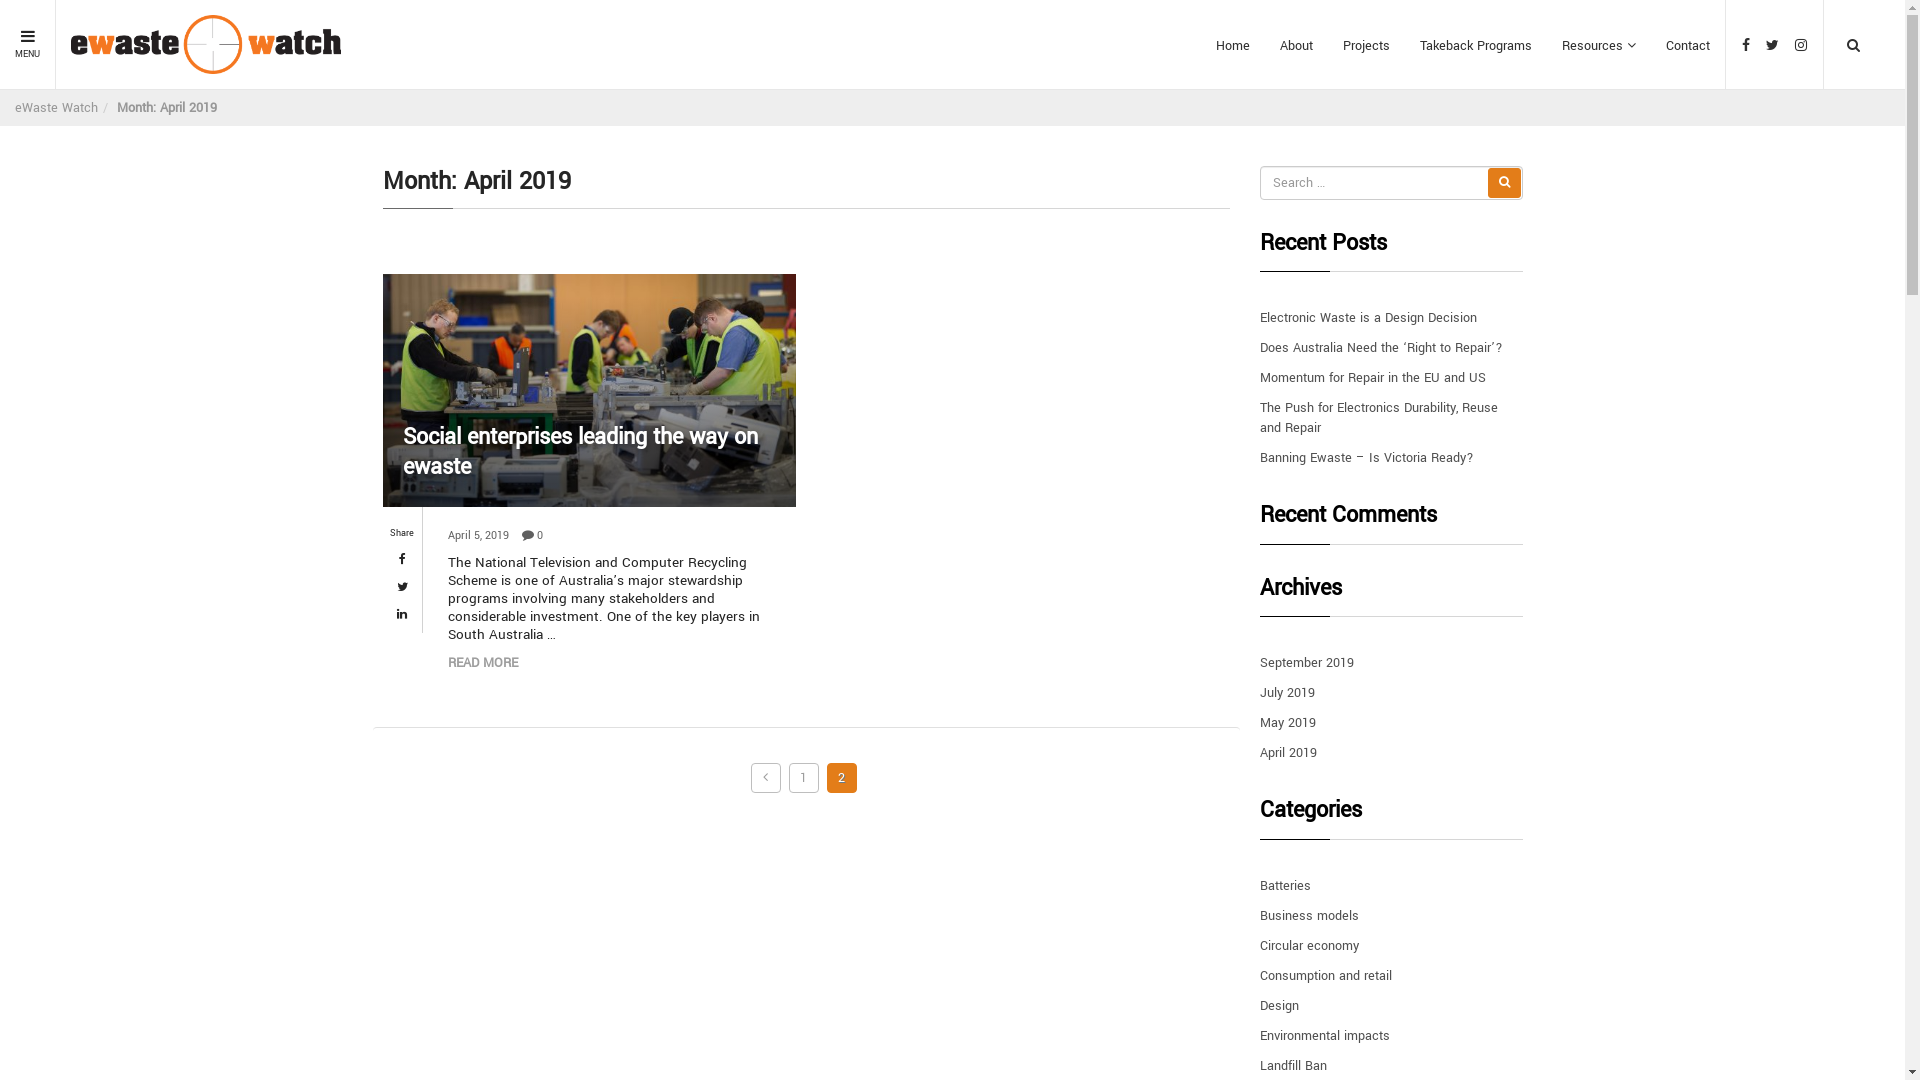 The height and width of the screenshot is (1080, 1920). I want to click on 'Landfill Ban', so click(1293, 1064).